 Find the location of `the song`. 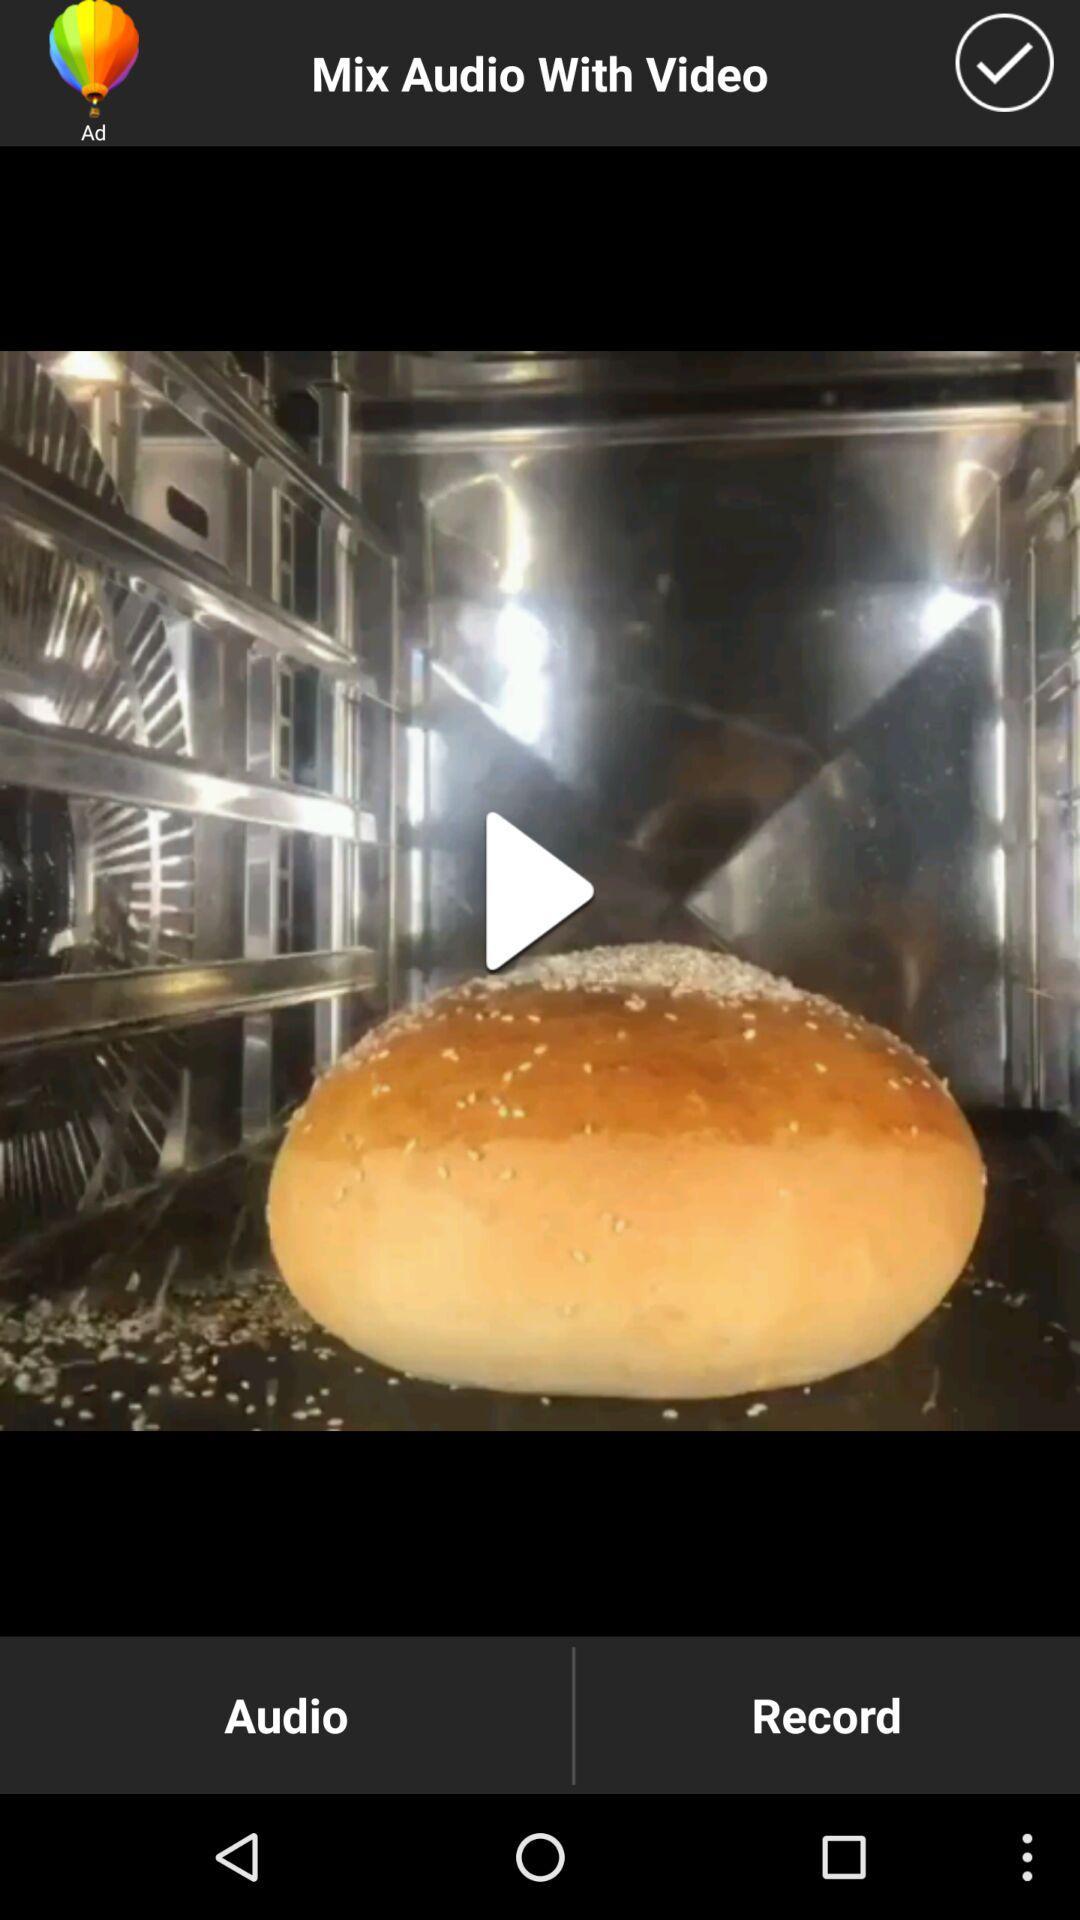

the song is located at coordinates (540, 890).